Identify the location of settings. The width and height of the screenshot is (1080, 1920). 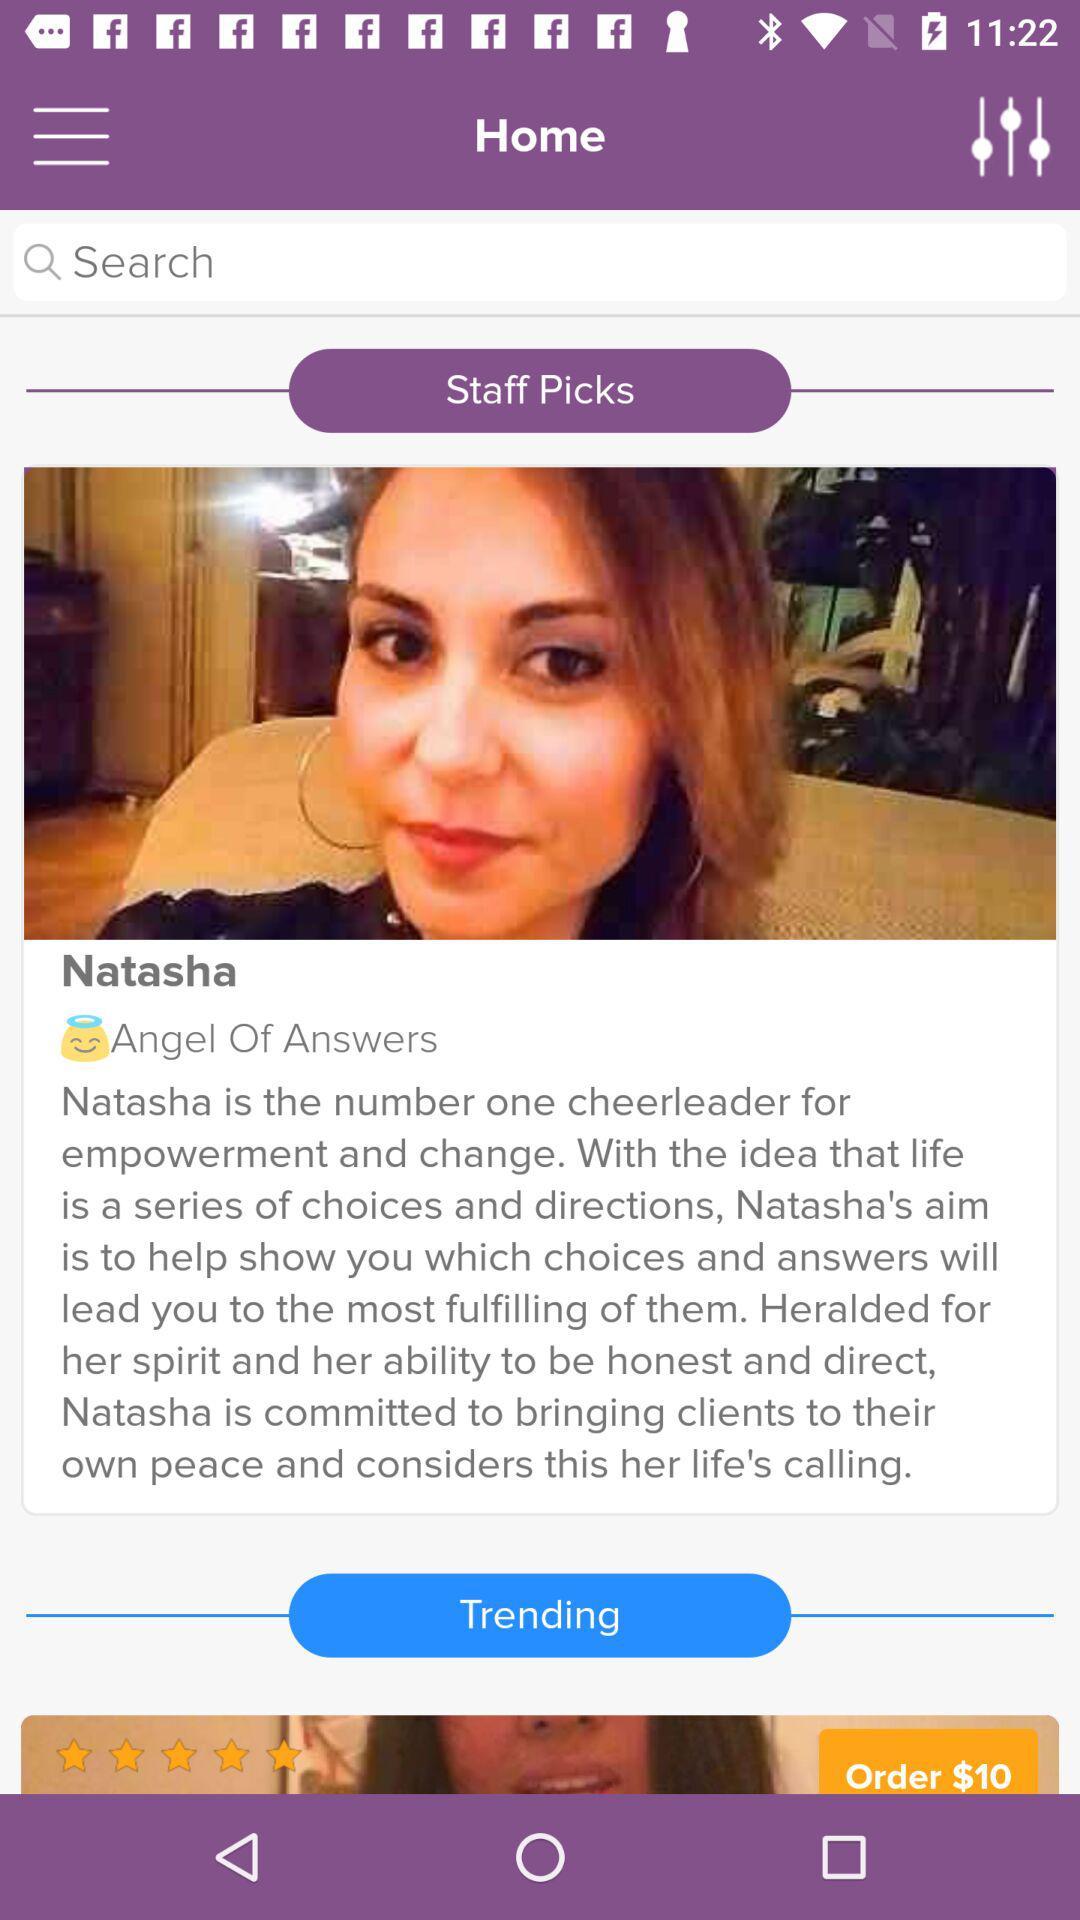
(1011, 135).